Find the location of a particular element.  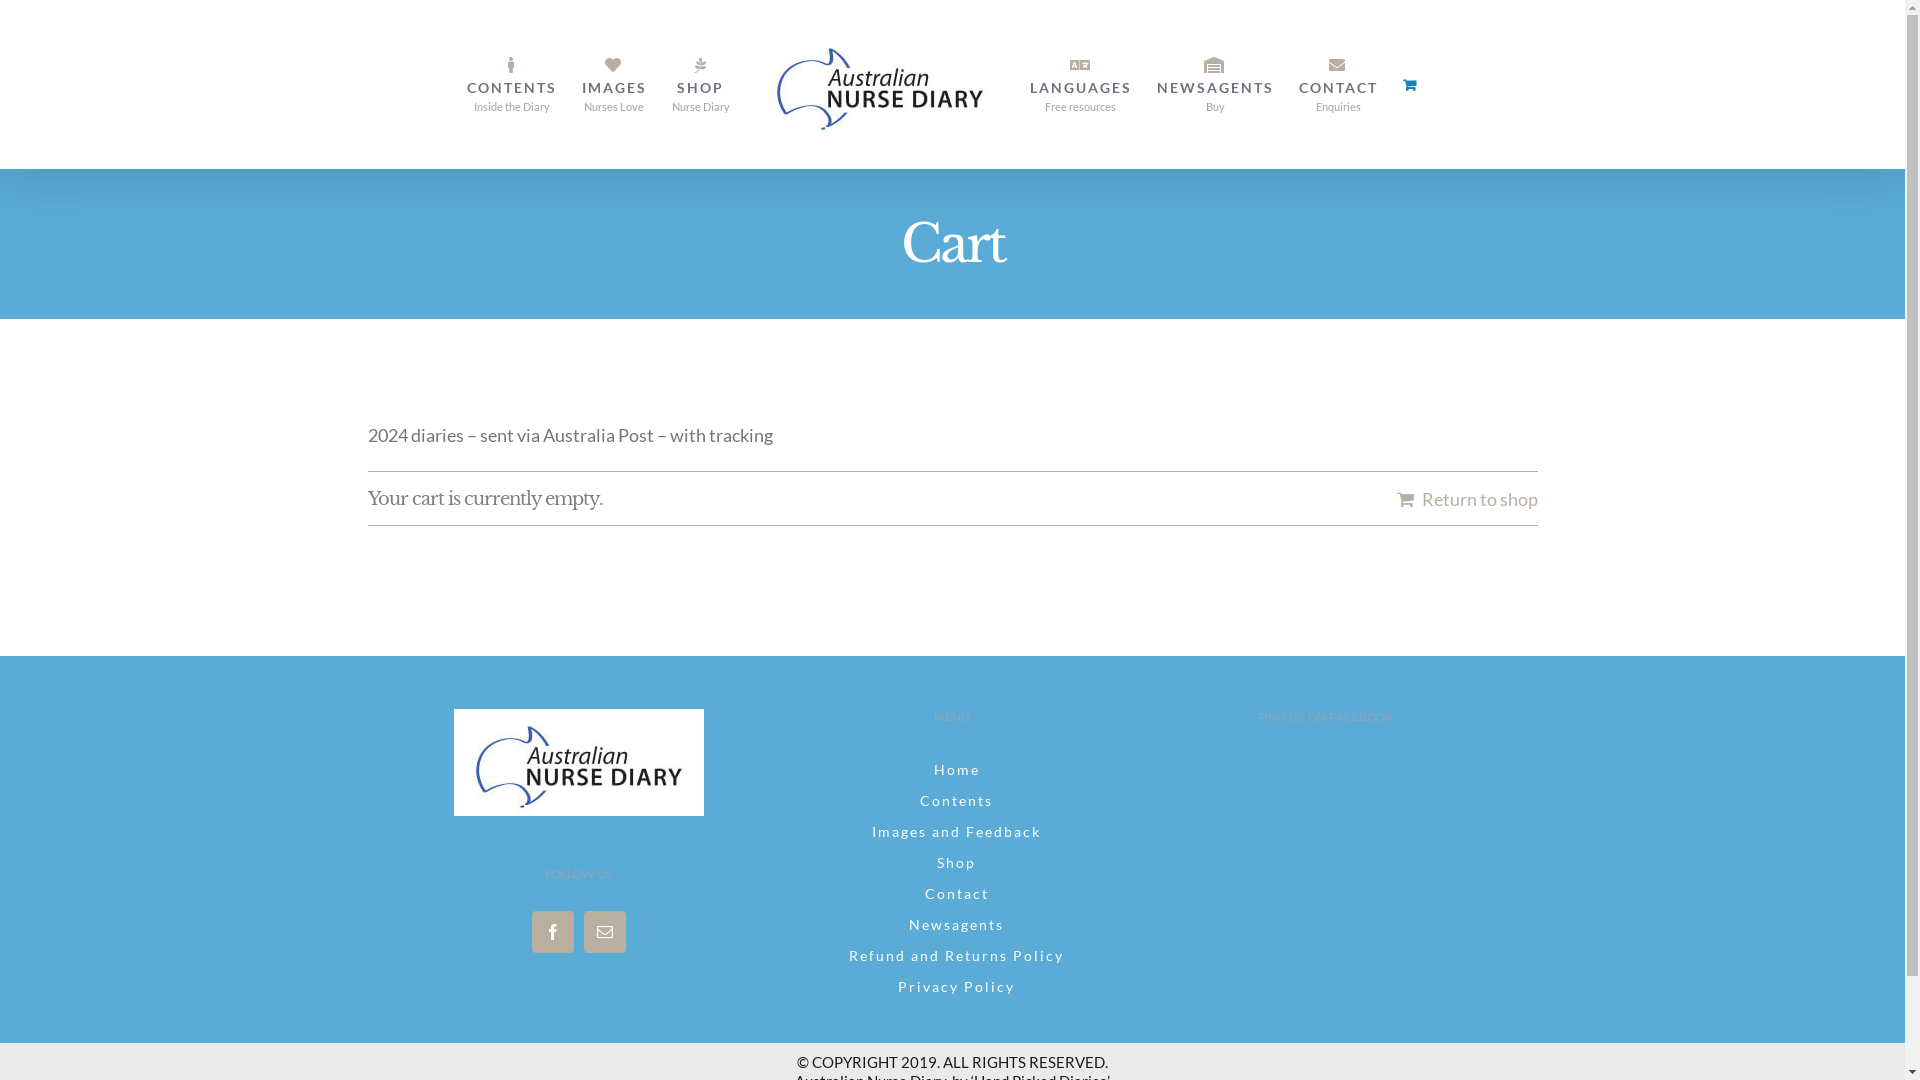

'Mail' is located at coordinates (583, 930).